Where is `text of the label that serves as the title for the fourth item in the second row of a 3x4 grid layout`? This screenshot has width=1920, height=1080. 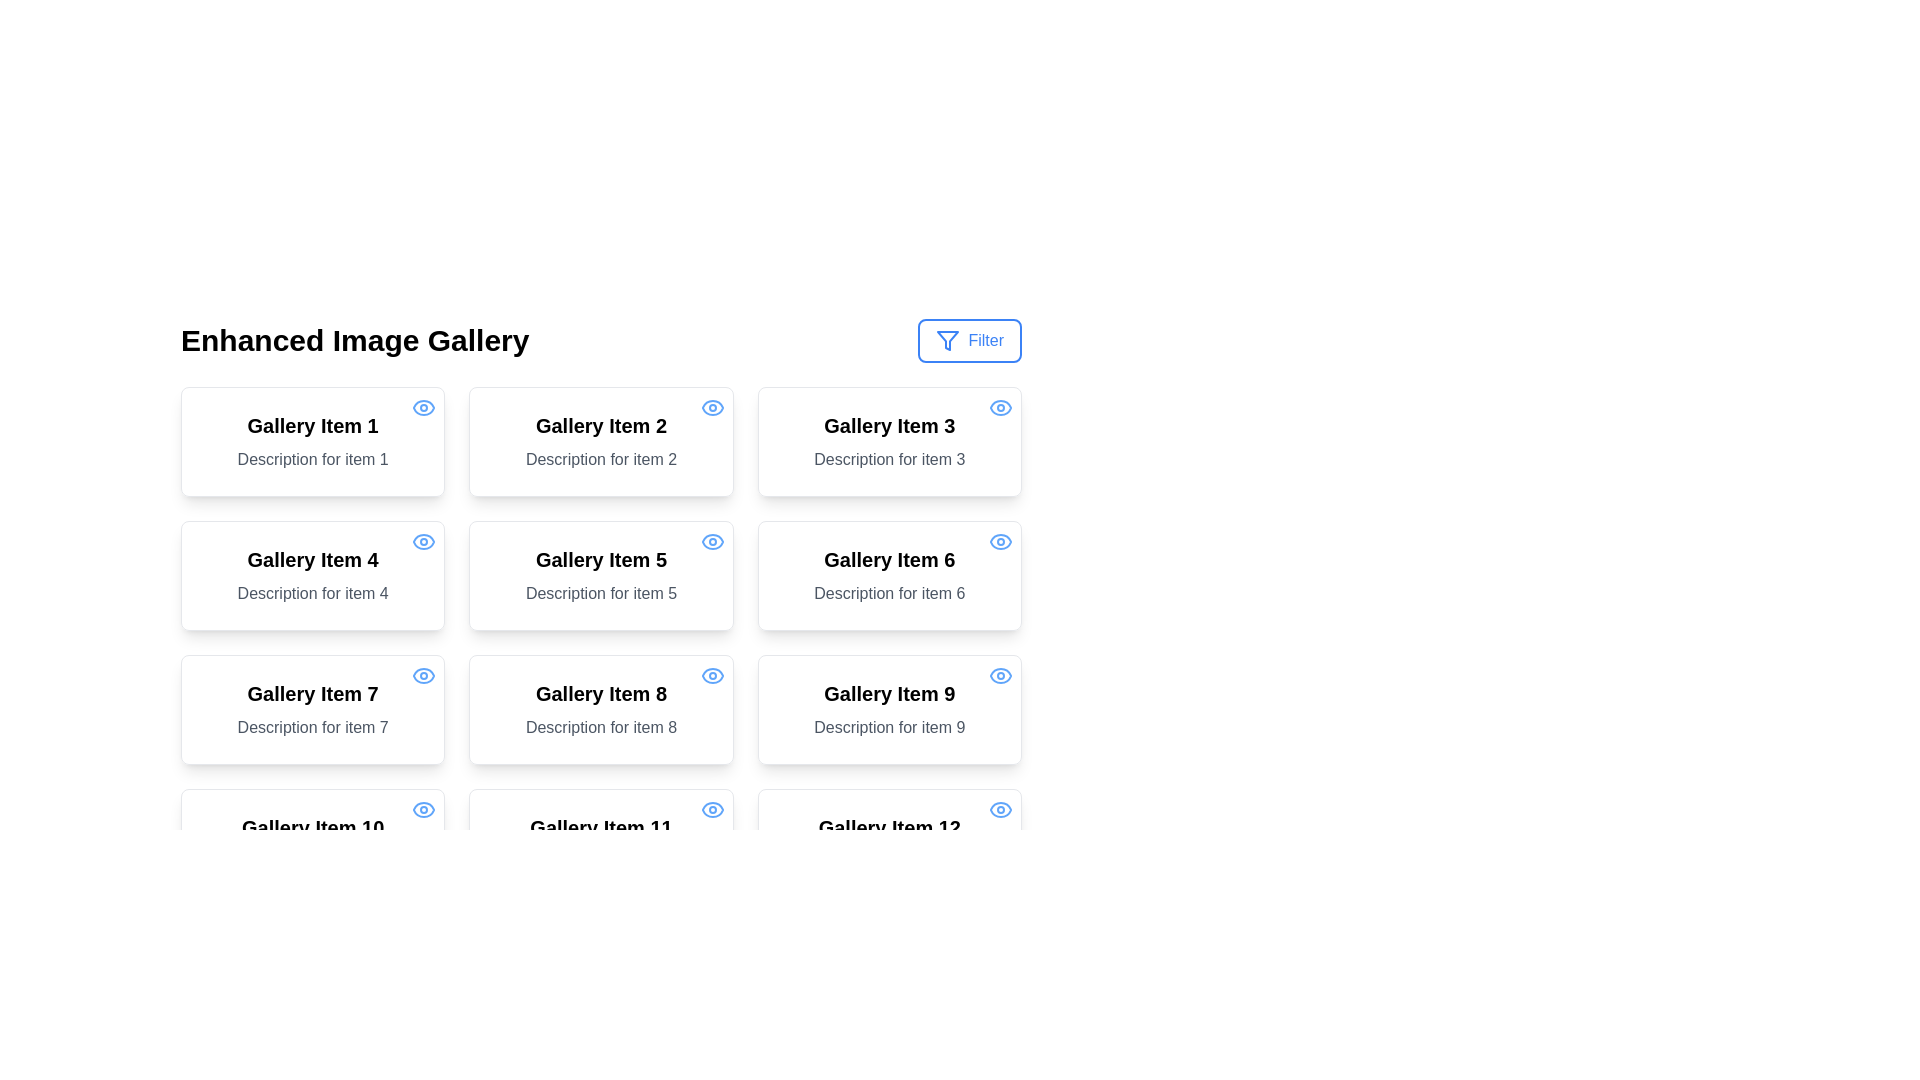 text of the label that serves as the title for the fourth item in the second row of a 3x4 grid layout is located at coordinates (312, 828).